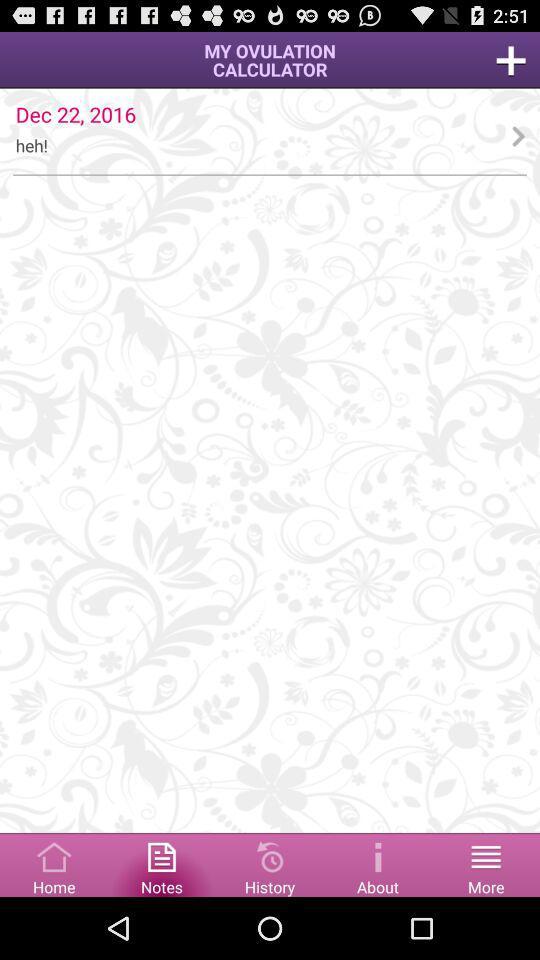 The height and width of the screenshot is (960, 540). I want to click on the home, so click(54, 863).